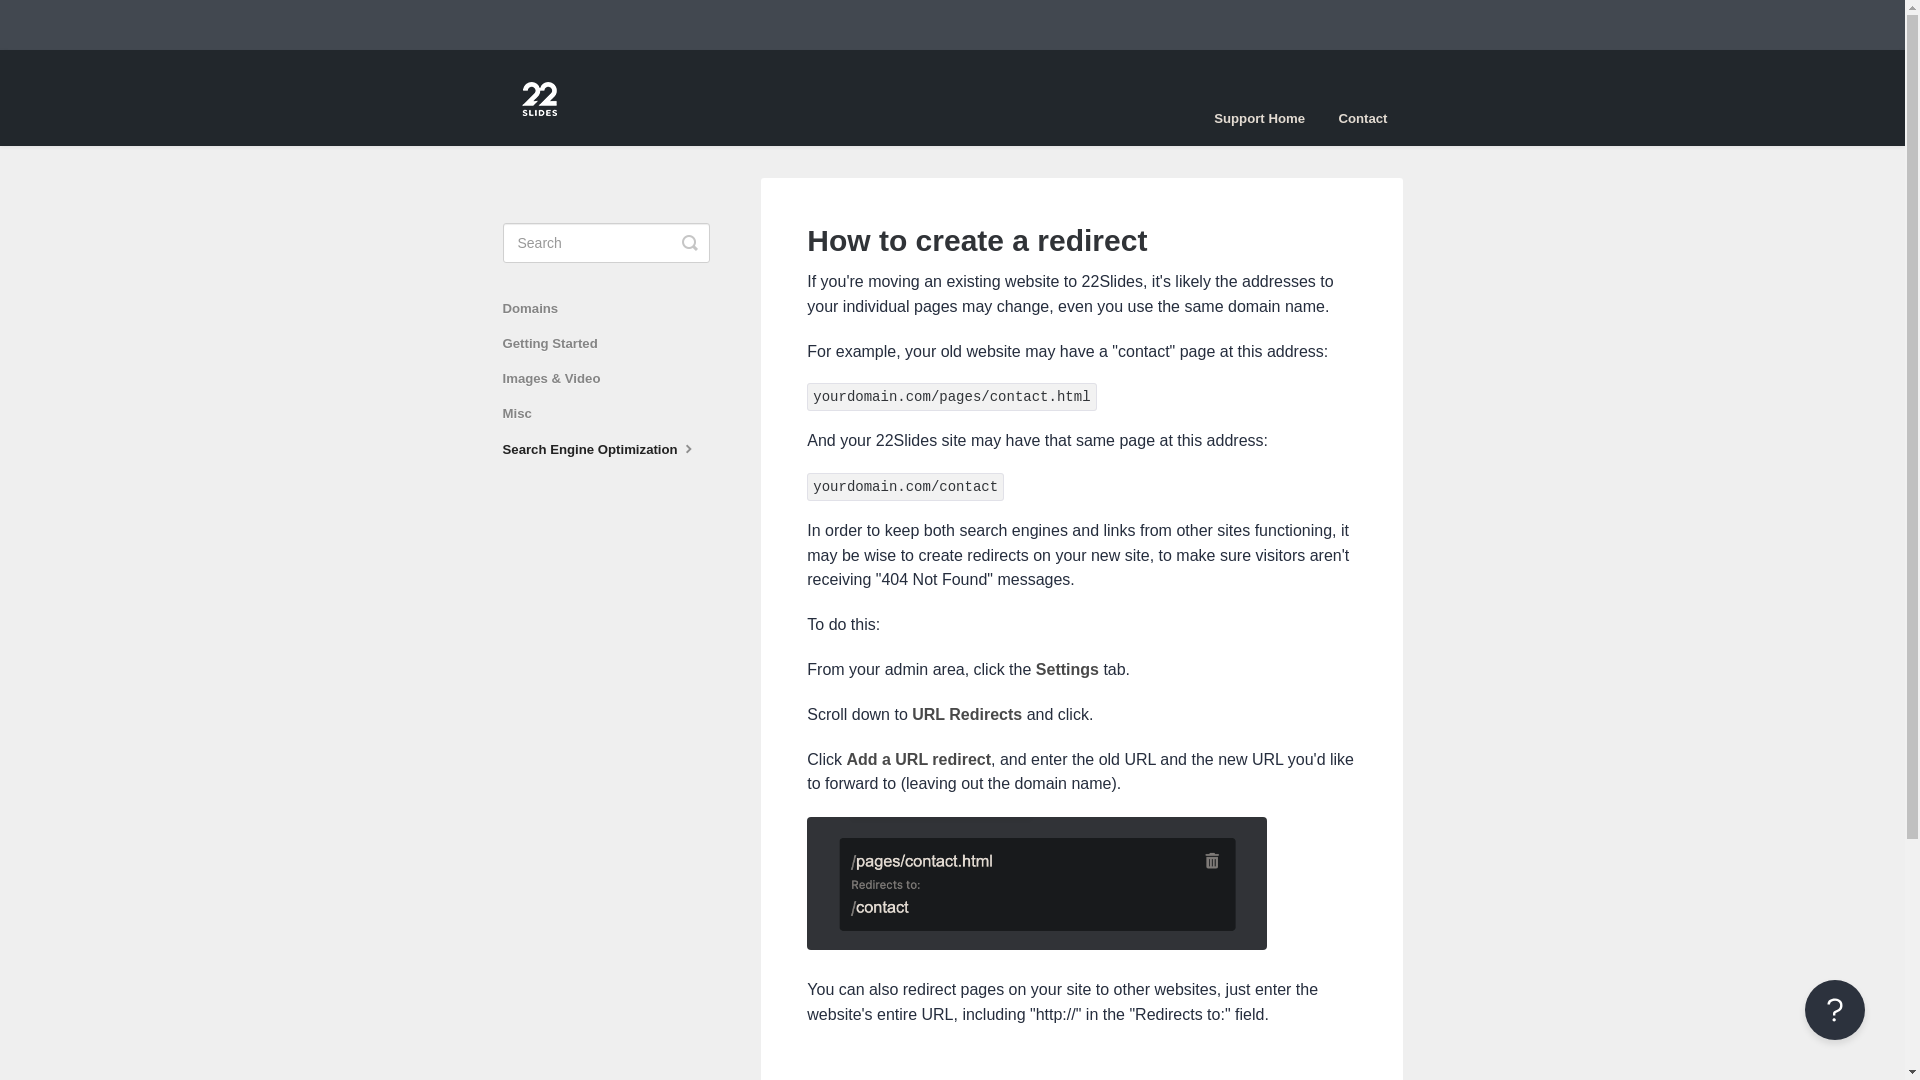  What do you see at coordinates (537, 308) in the screenshot?
I see `'Domains'` at bounding box center [537, 308].